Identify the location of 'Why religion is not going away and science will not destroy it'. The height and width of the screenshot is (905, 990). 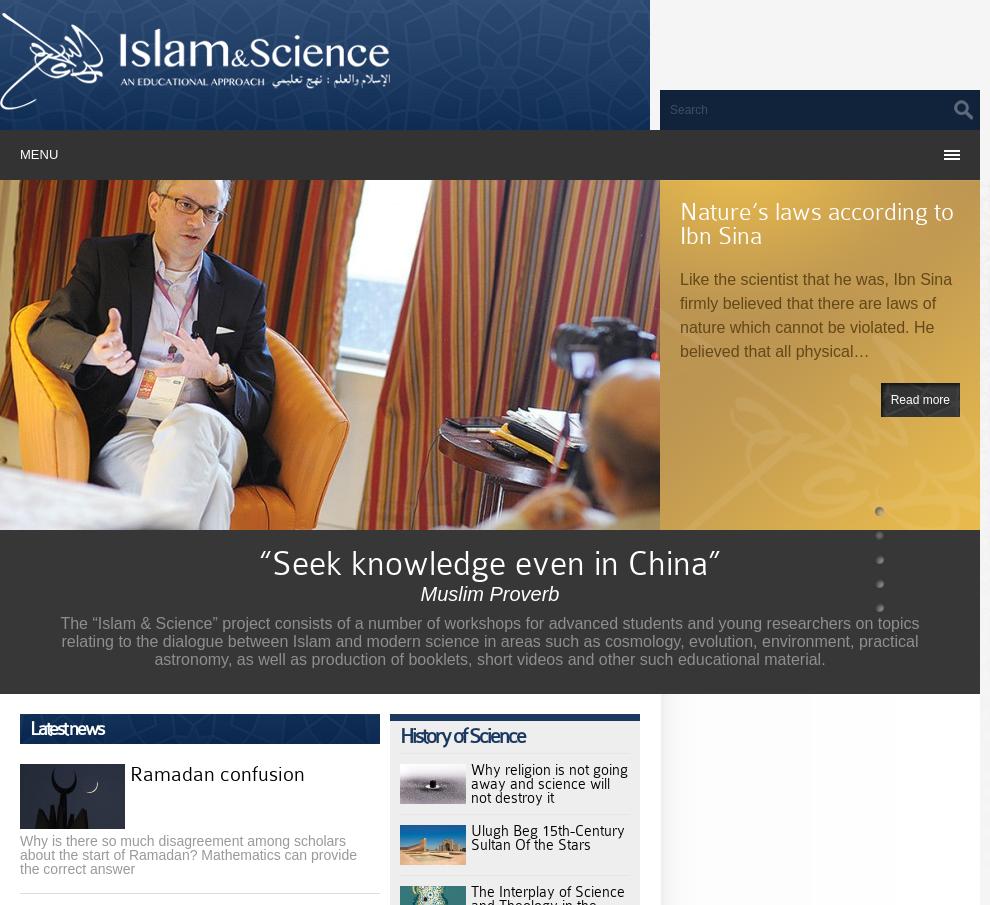
(549, 784).